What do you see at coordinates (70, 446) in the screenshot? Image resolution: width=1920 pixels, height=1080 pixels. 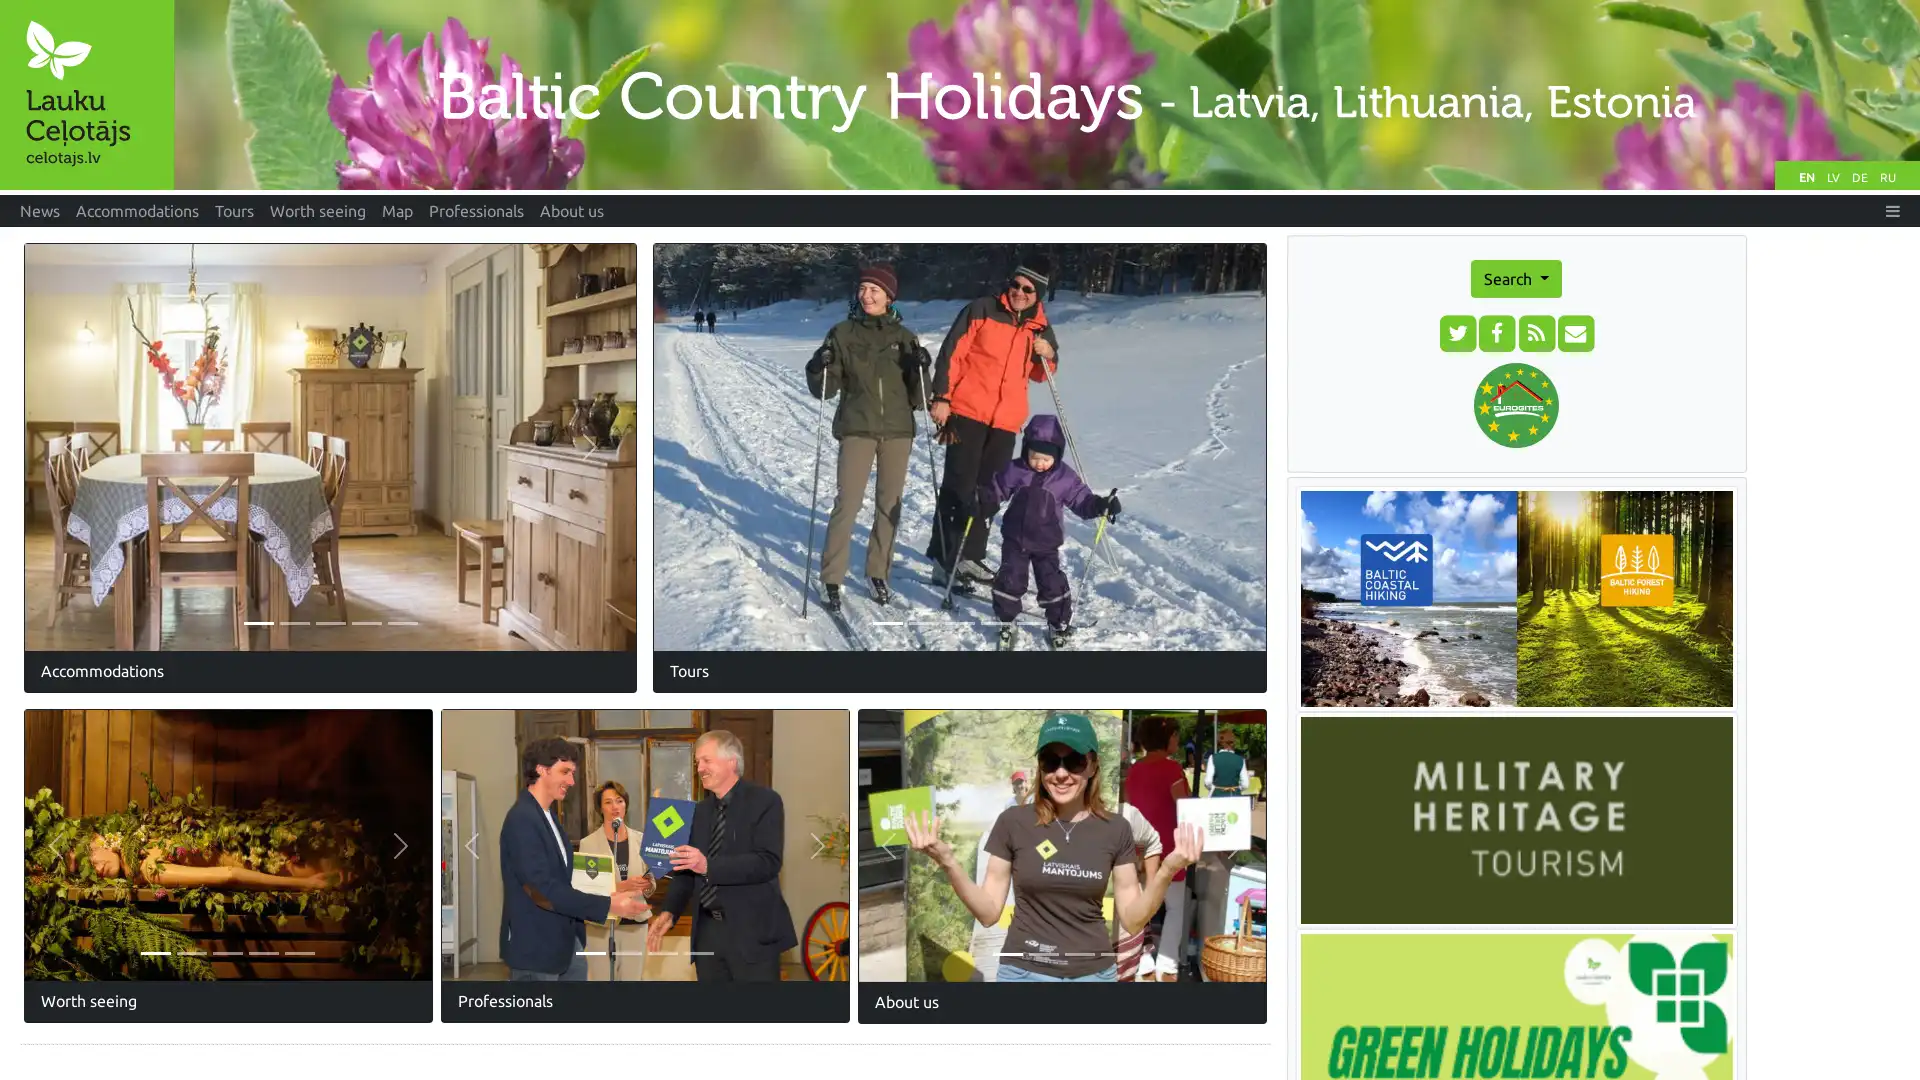 I see `Previous` at bounding box center [70, 446].